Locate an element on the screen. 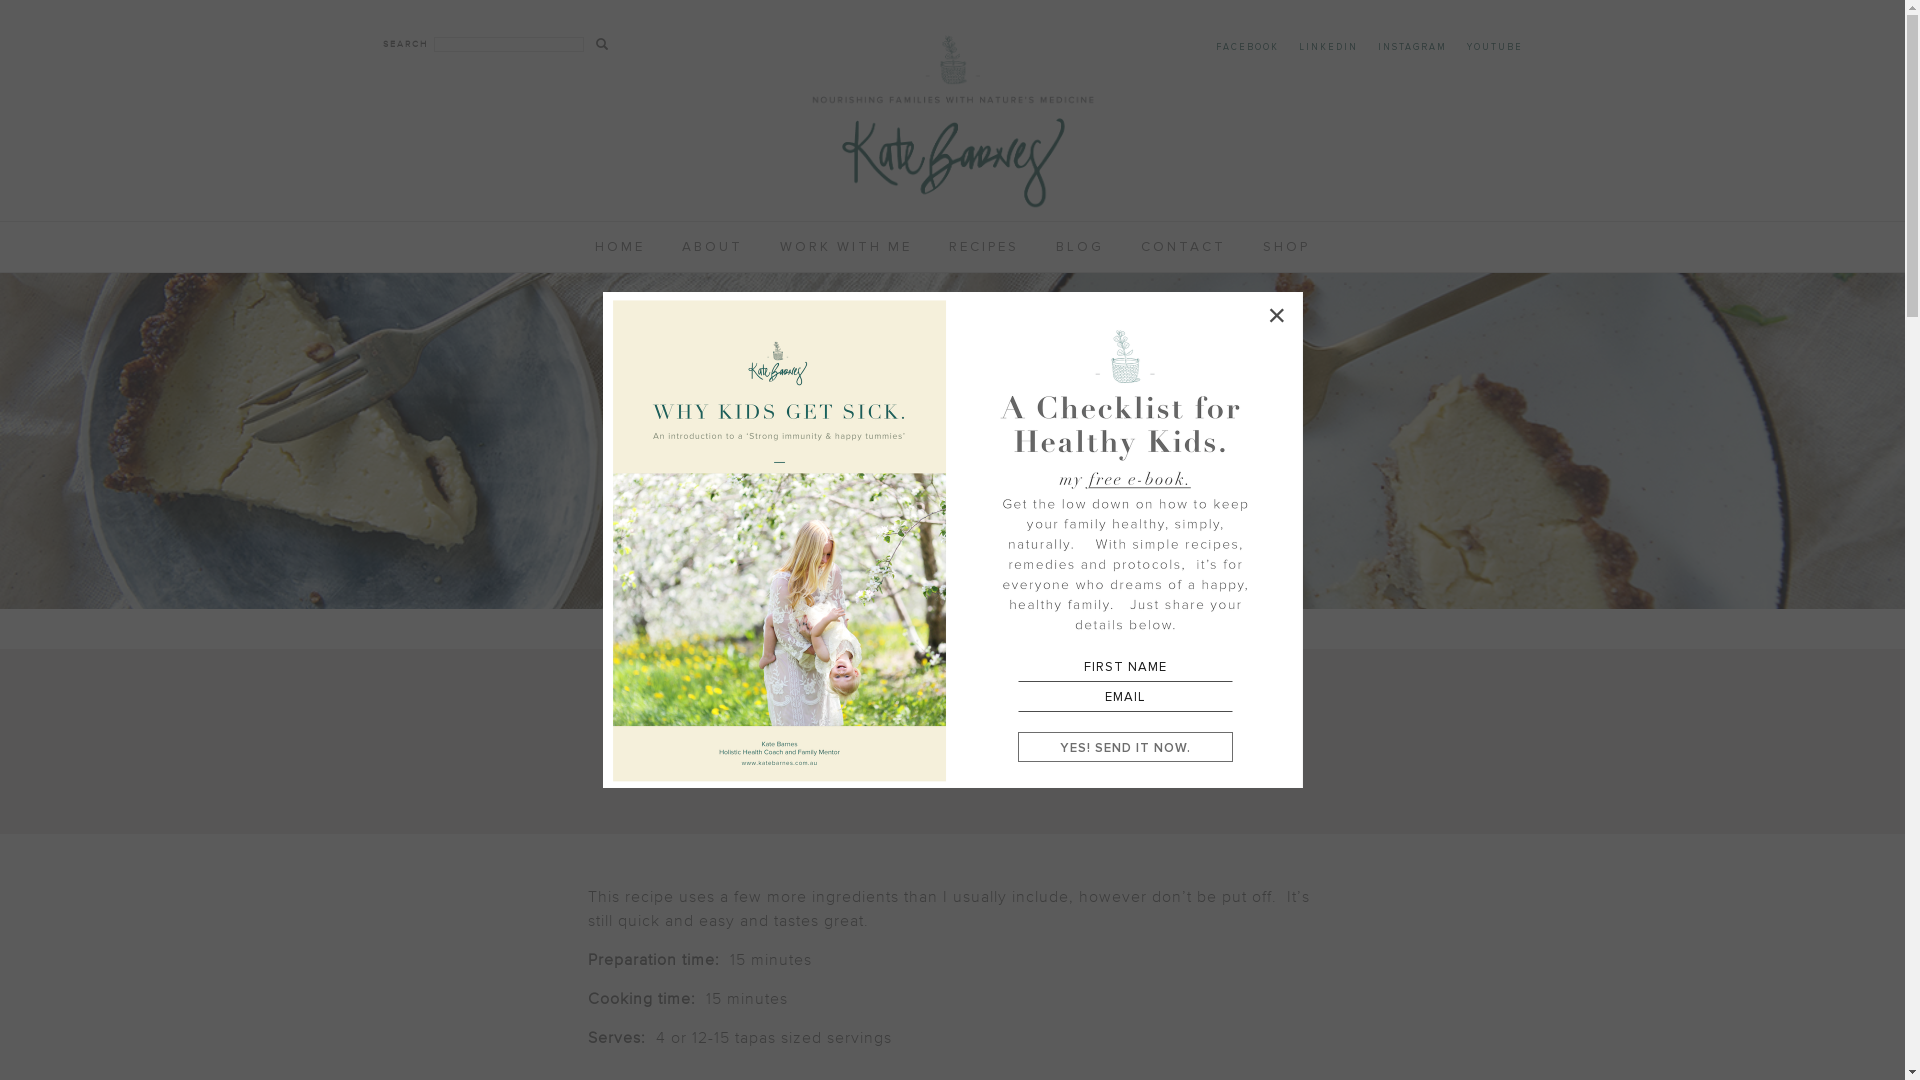  'LINKEDIN' is located at coordinates (1327, 46).